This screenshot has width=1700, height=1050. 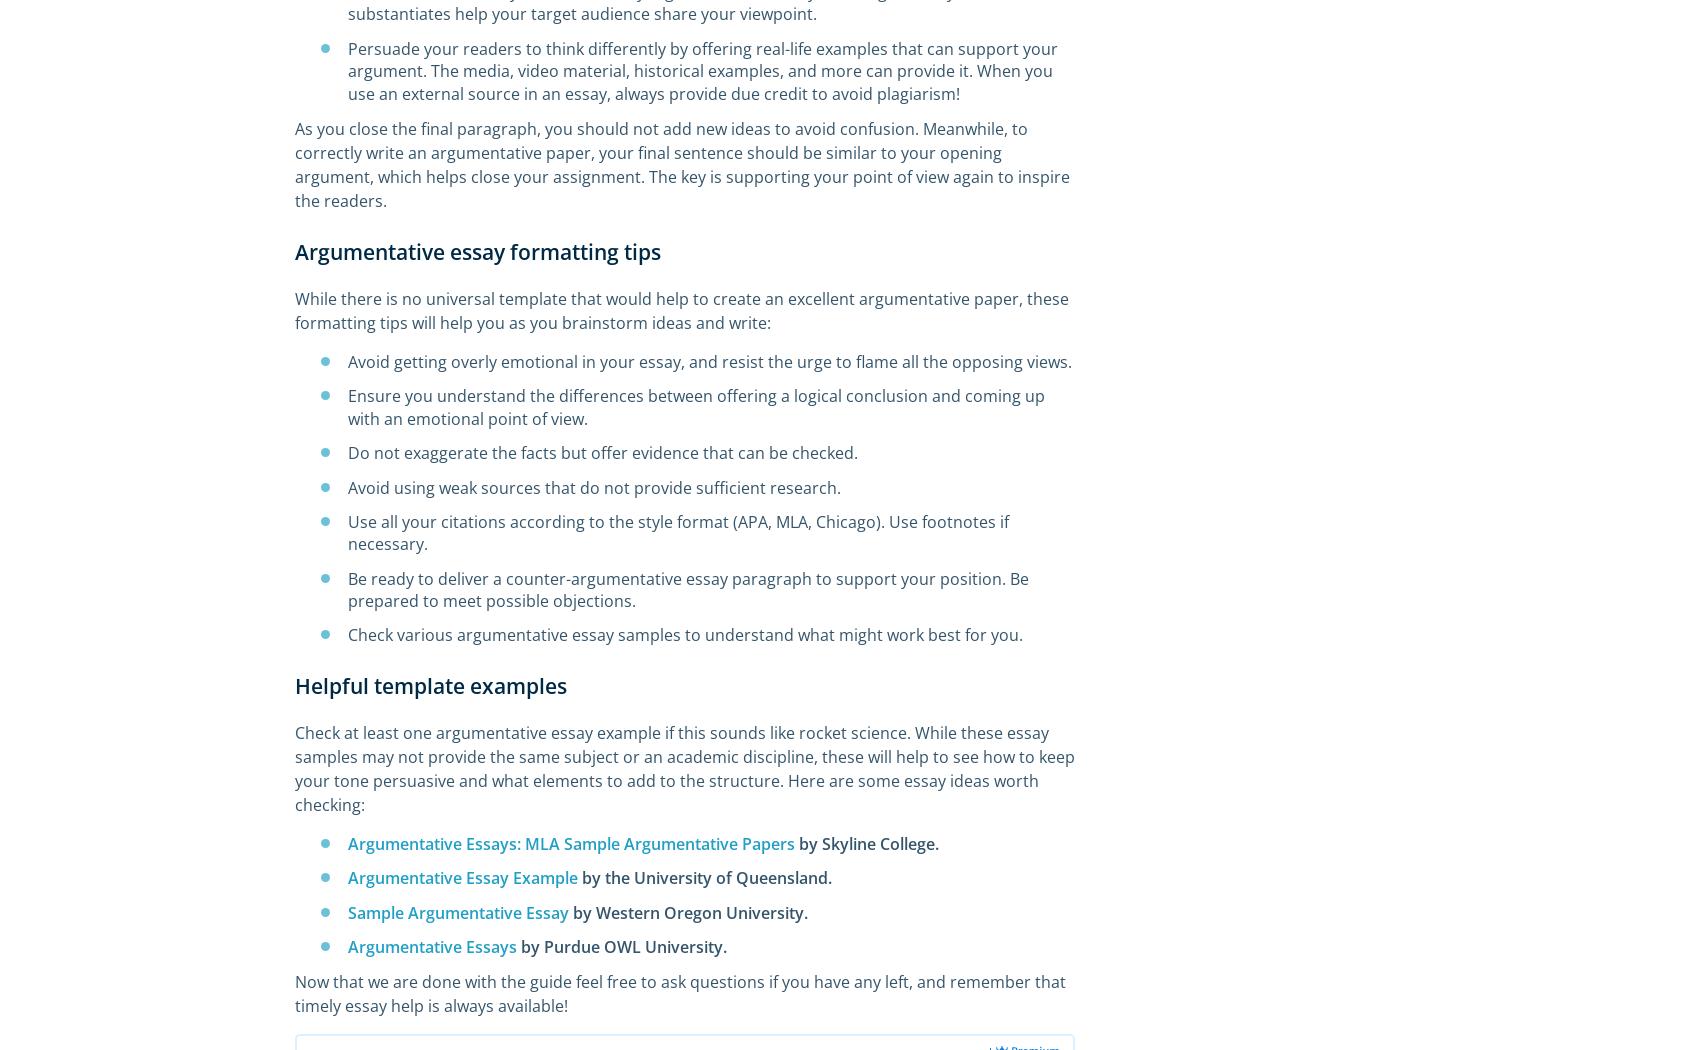 I want to click on 'Argumentative essay formatting tips', so click(x=478, y=250).